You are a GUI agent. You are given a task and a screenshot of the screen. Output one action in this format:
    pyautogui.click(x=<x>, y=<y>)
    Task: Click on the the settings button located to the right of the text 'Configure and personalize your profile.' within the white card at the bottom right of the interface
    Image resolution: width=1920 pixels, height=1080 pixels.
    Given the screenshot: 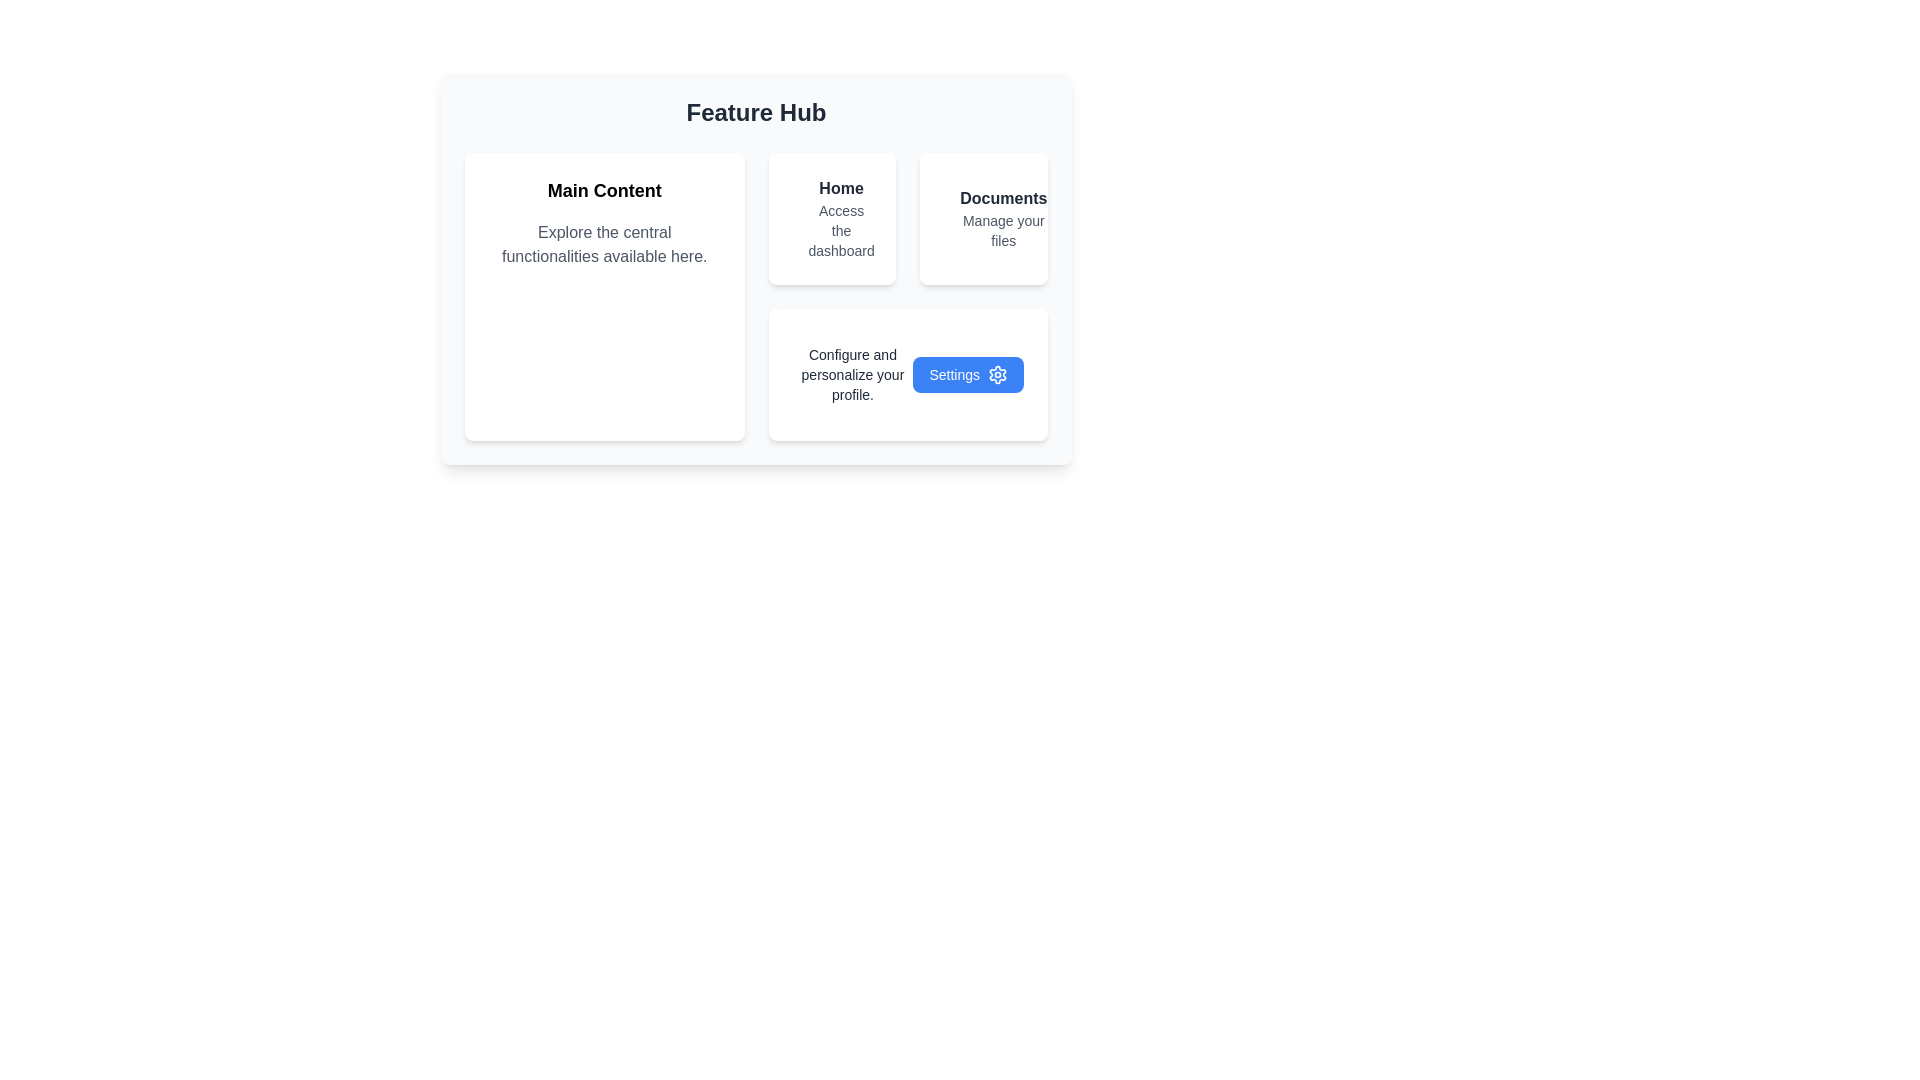 What is the action you would take?
    pyautogui.click(x=968, y=374)
    